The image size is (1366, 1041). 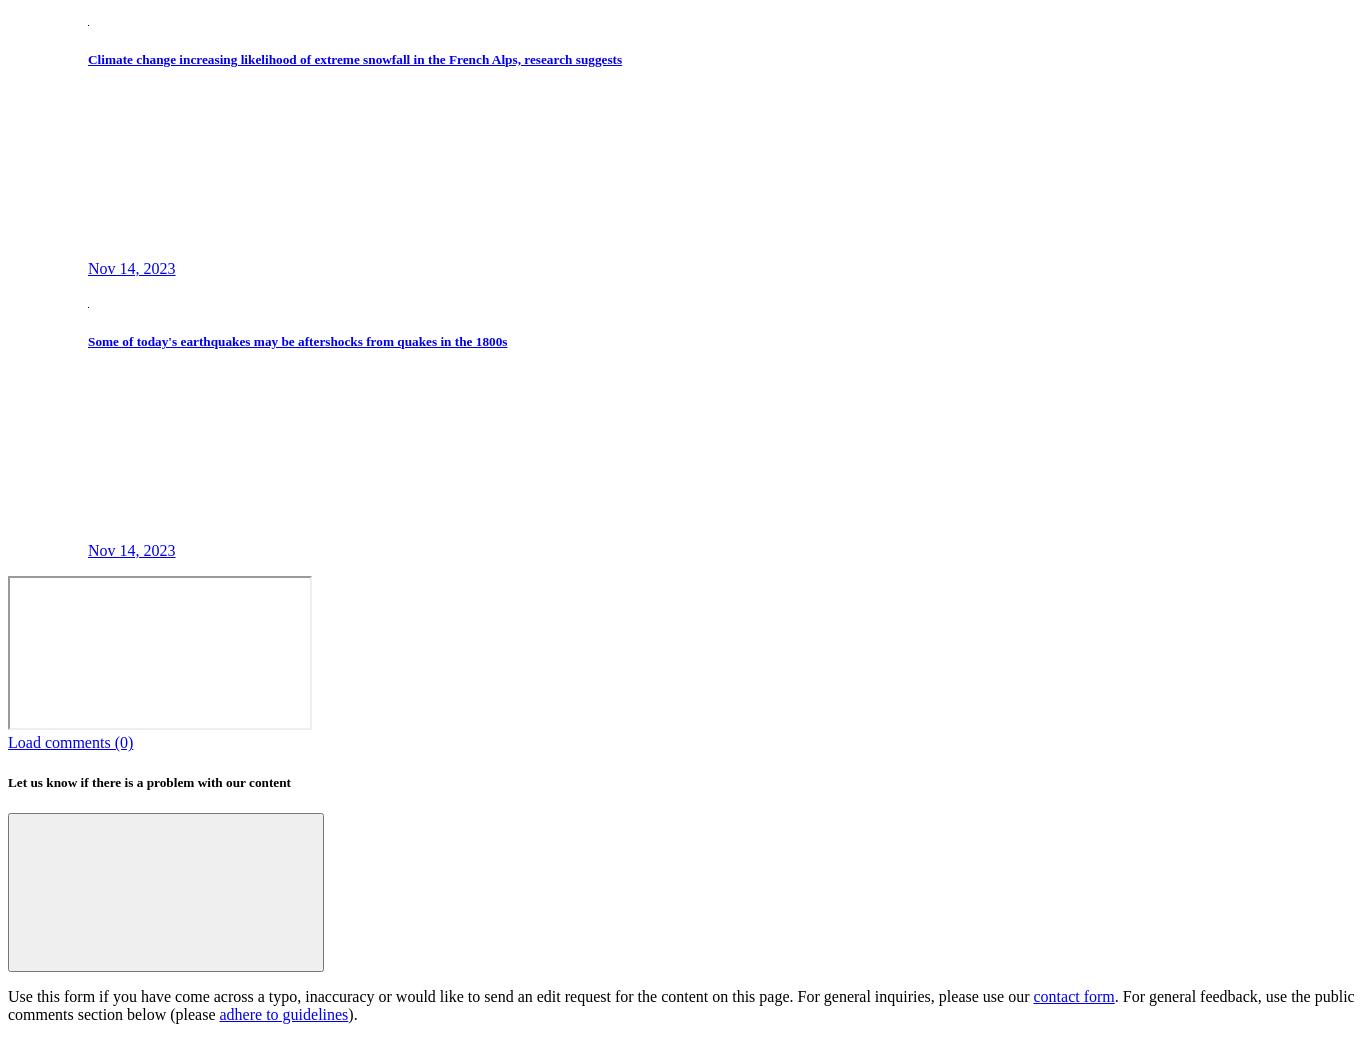 I want to click on 'contact form', so click(x=1072, y=995).